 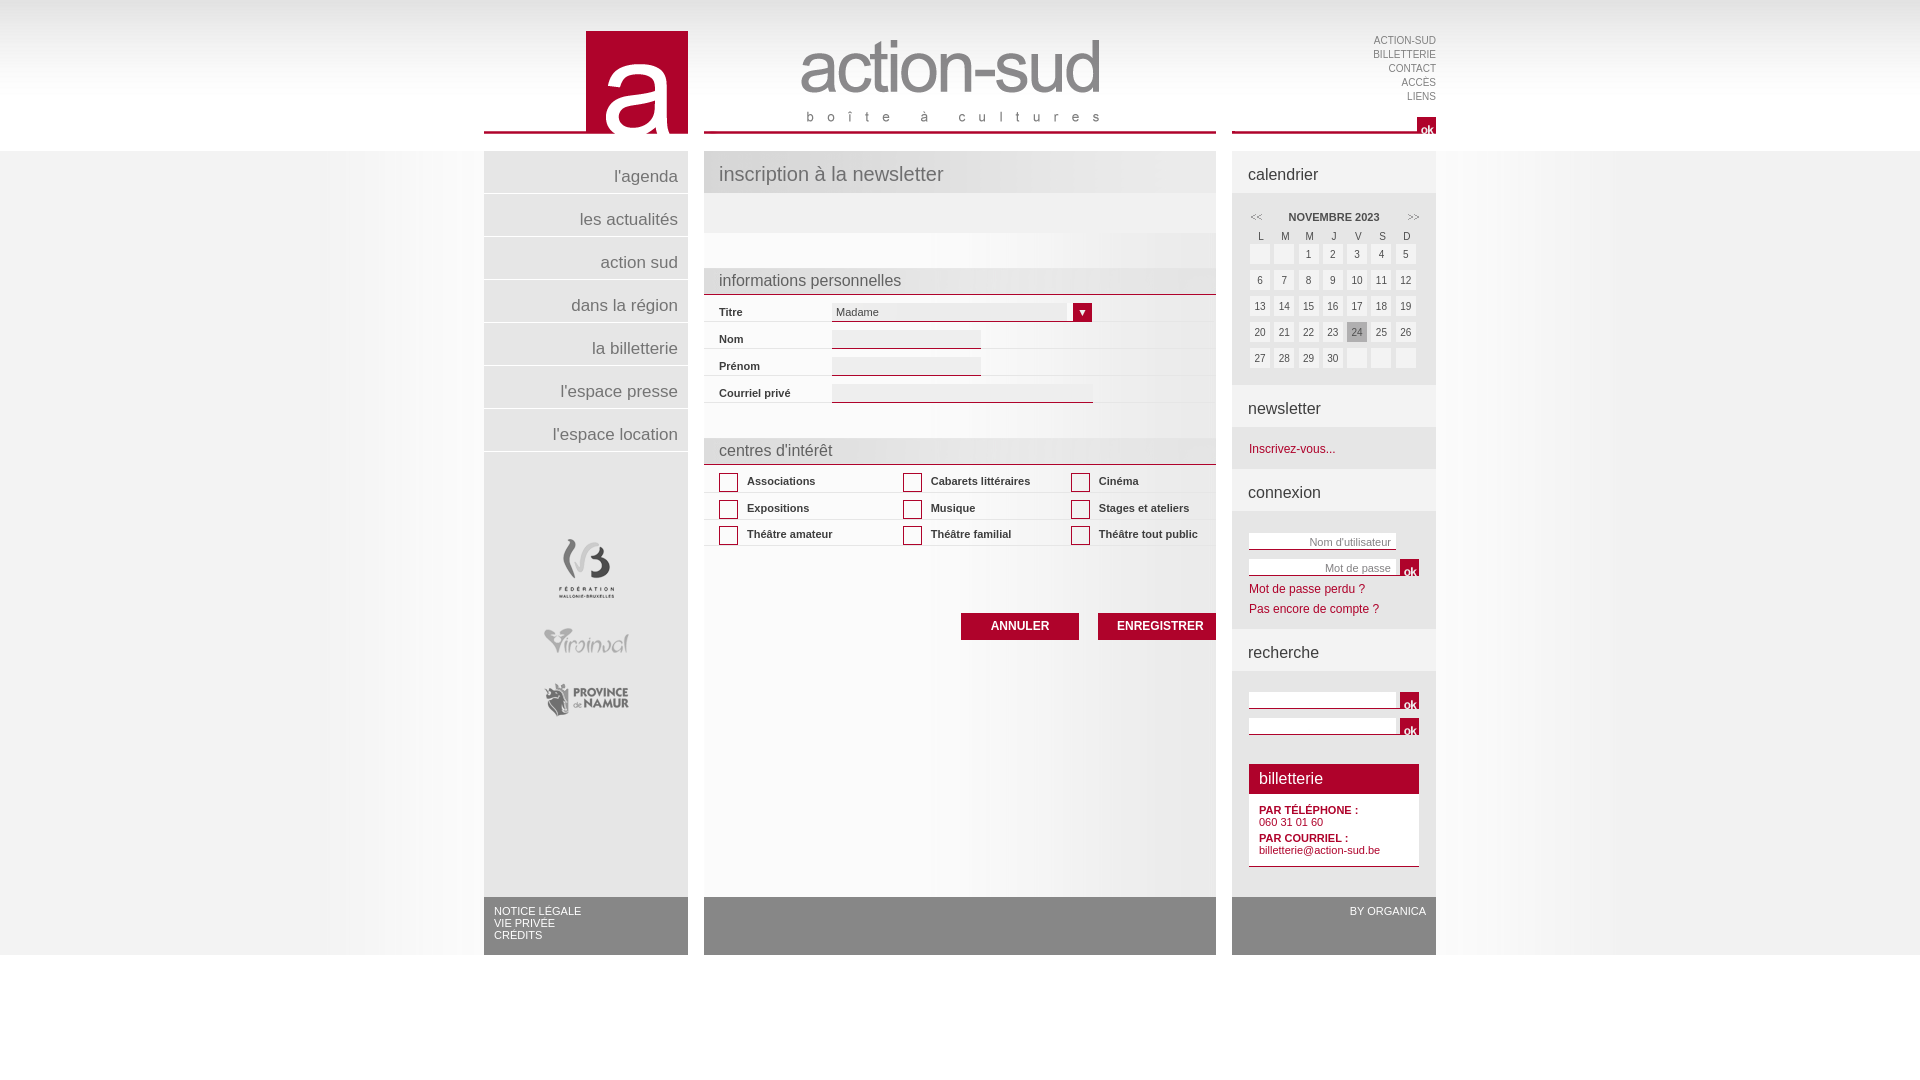 I want to click on '24', so click(x=1357, y=330).